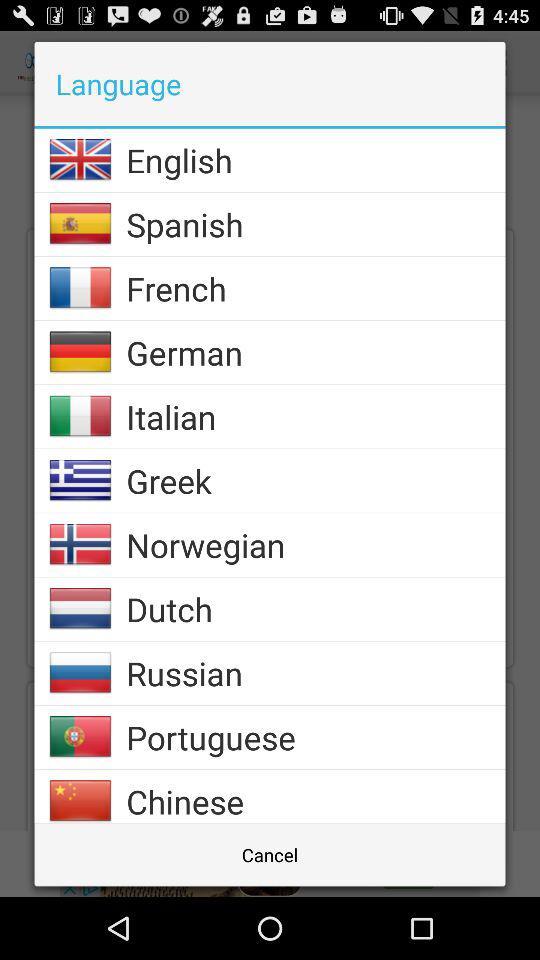 The width and height of the screenshot is (540, 960). Describe the element at coordinates (315, 736) in the screenshot. I see `icon above chinese icon` at that location.